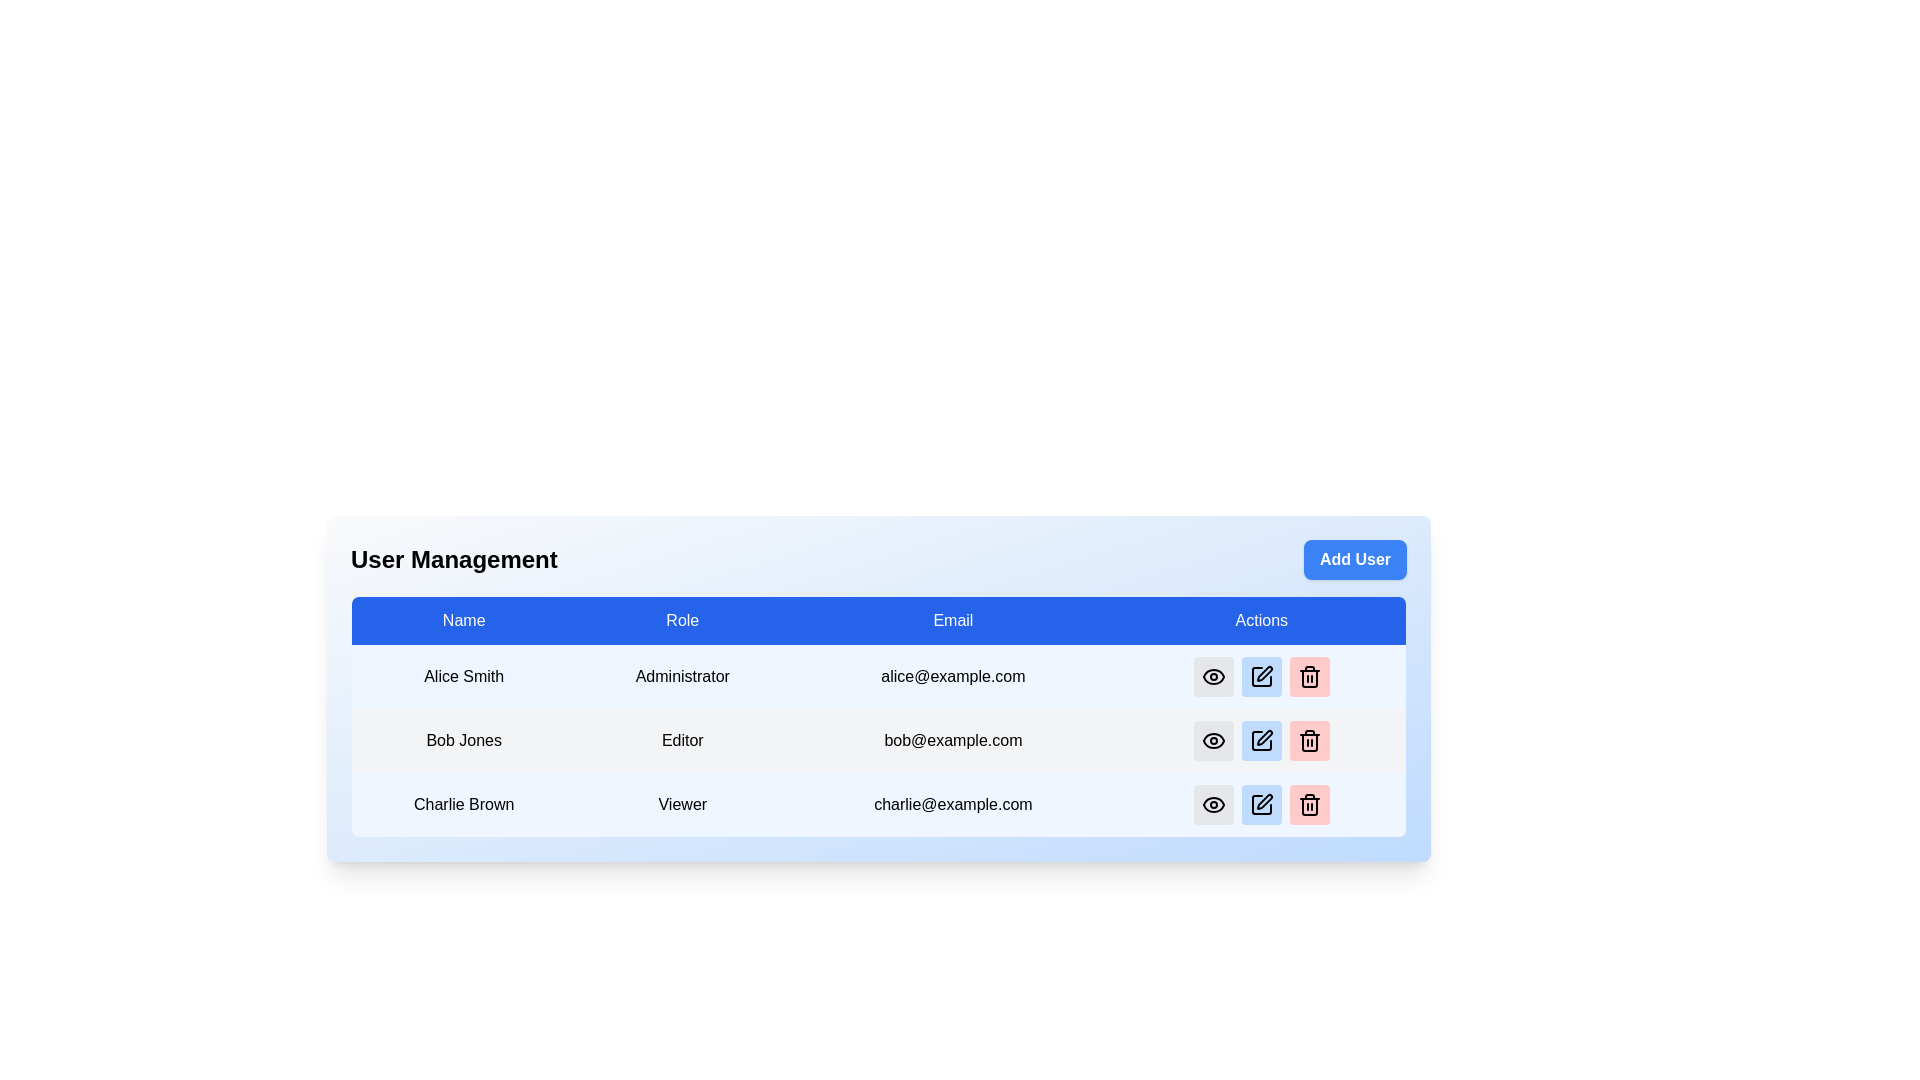 The width and height of the screenshot is (1920, 1080). What do you see at coordinates (462, 619) in the screenshot?
I see `the header text label indicating user names, which is the first item in the horizontal row of column headers` at bounding box center [462, 619].